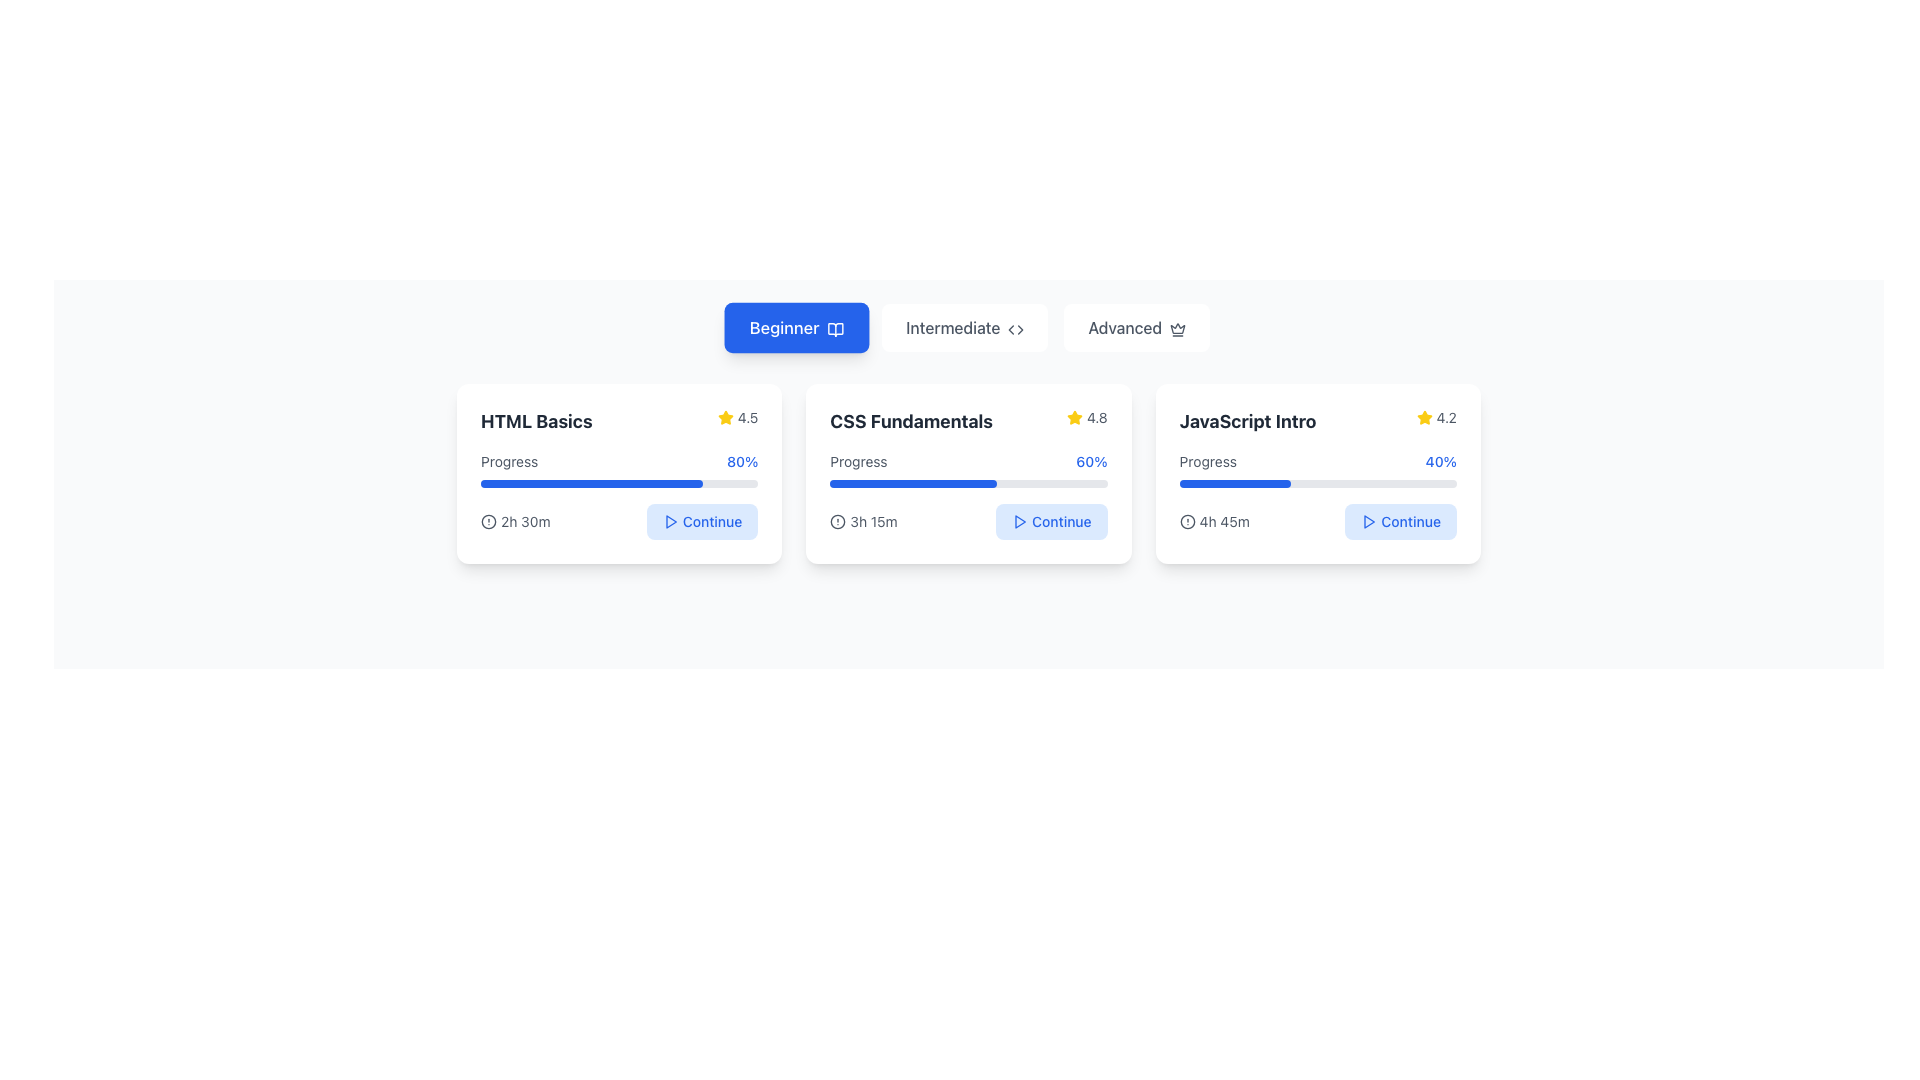 This screenshot has height=1080, width=1920. Describe the element at coordinates (969, 470) in the screenshot. I see `progress percentage from the progress bar located in the 'CSS Fundamentals' card, which is situated in the second column of the grid, centered below the header` at that location.